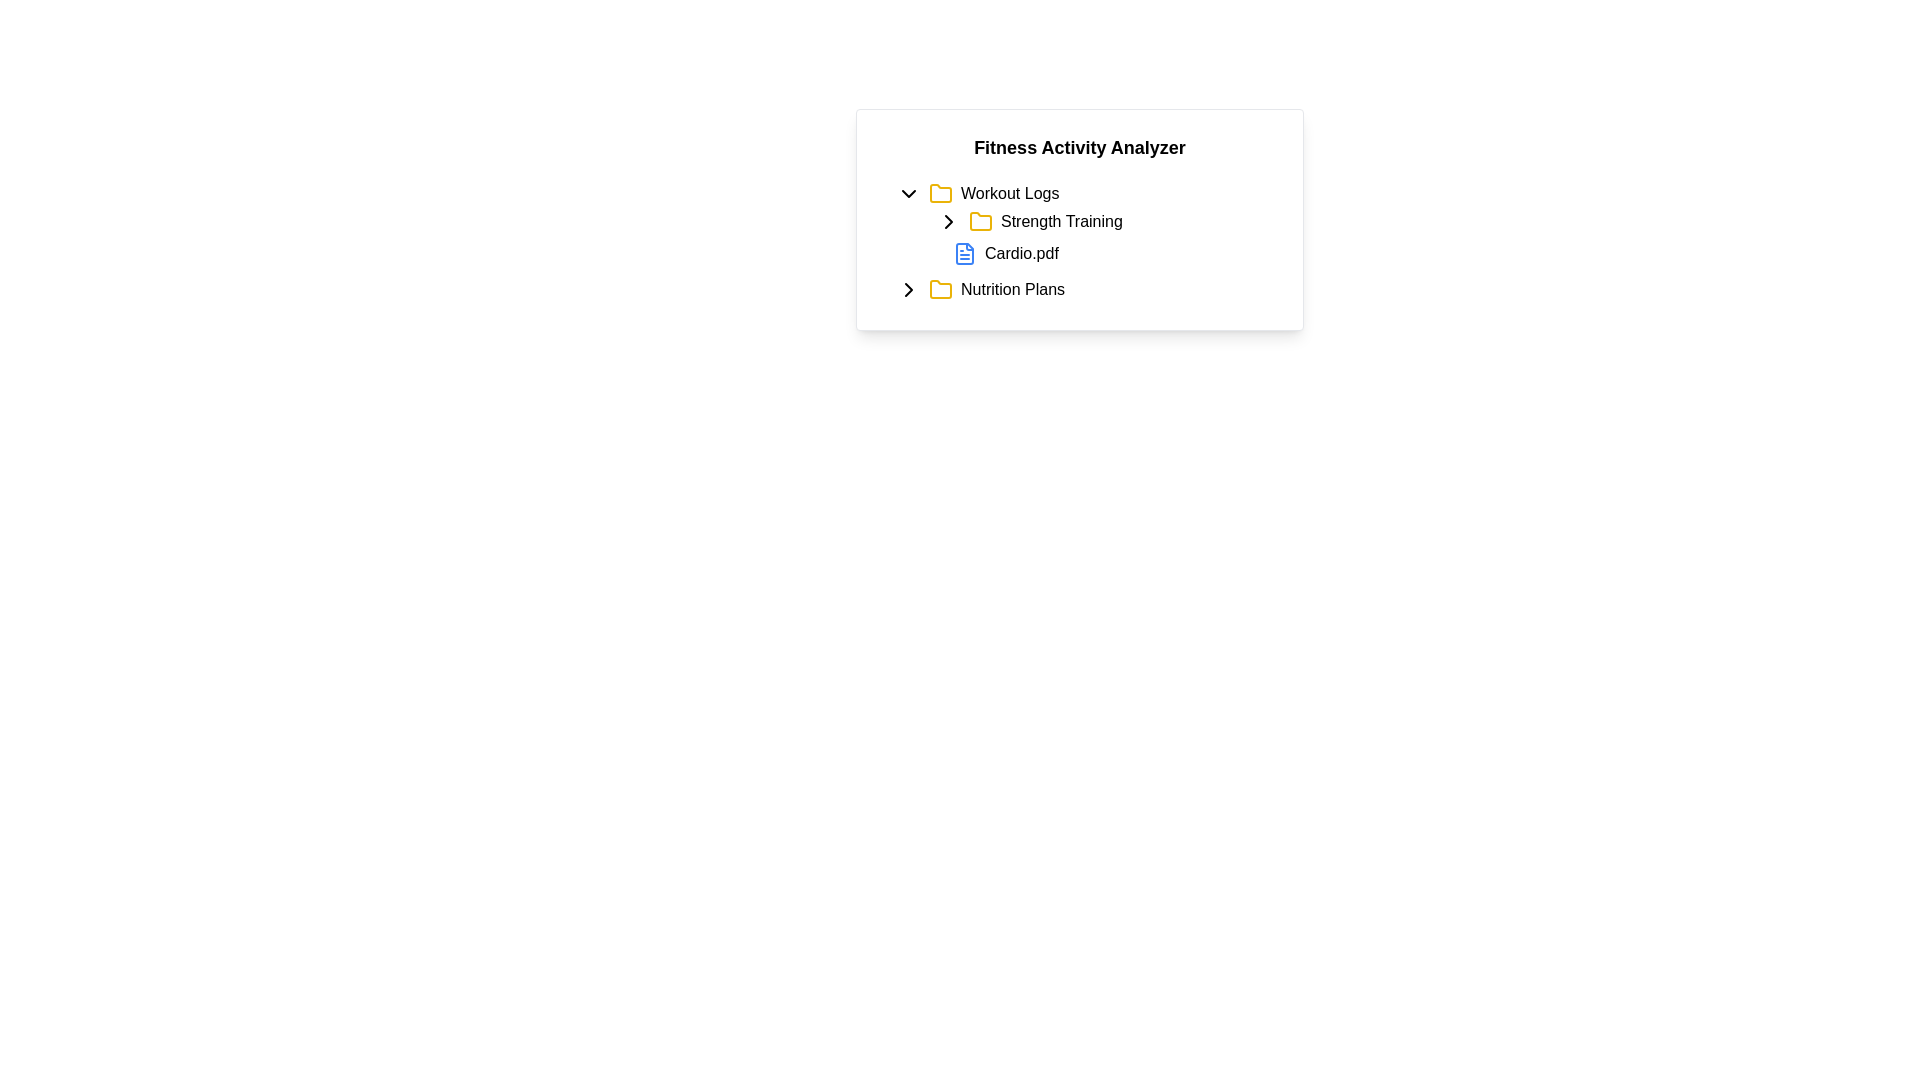 This screenshot has width=1920, height=1080. What do you see at coordinates (1010, 193) in the screenshot?
I see `the 'Workout Logs' text label, which is styled in bold and slightly larger font, located in the upper-left section under the 'Fitness Activity Analyzer' header` at bounding box center [1010, 193].